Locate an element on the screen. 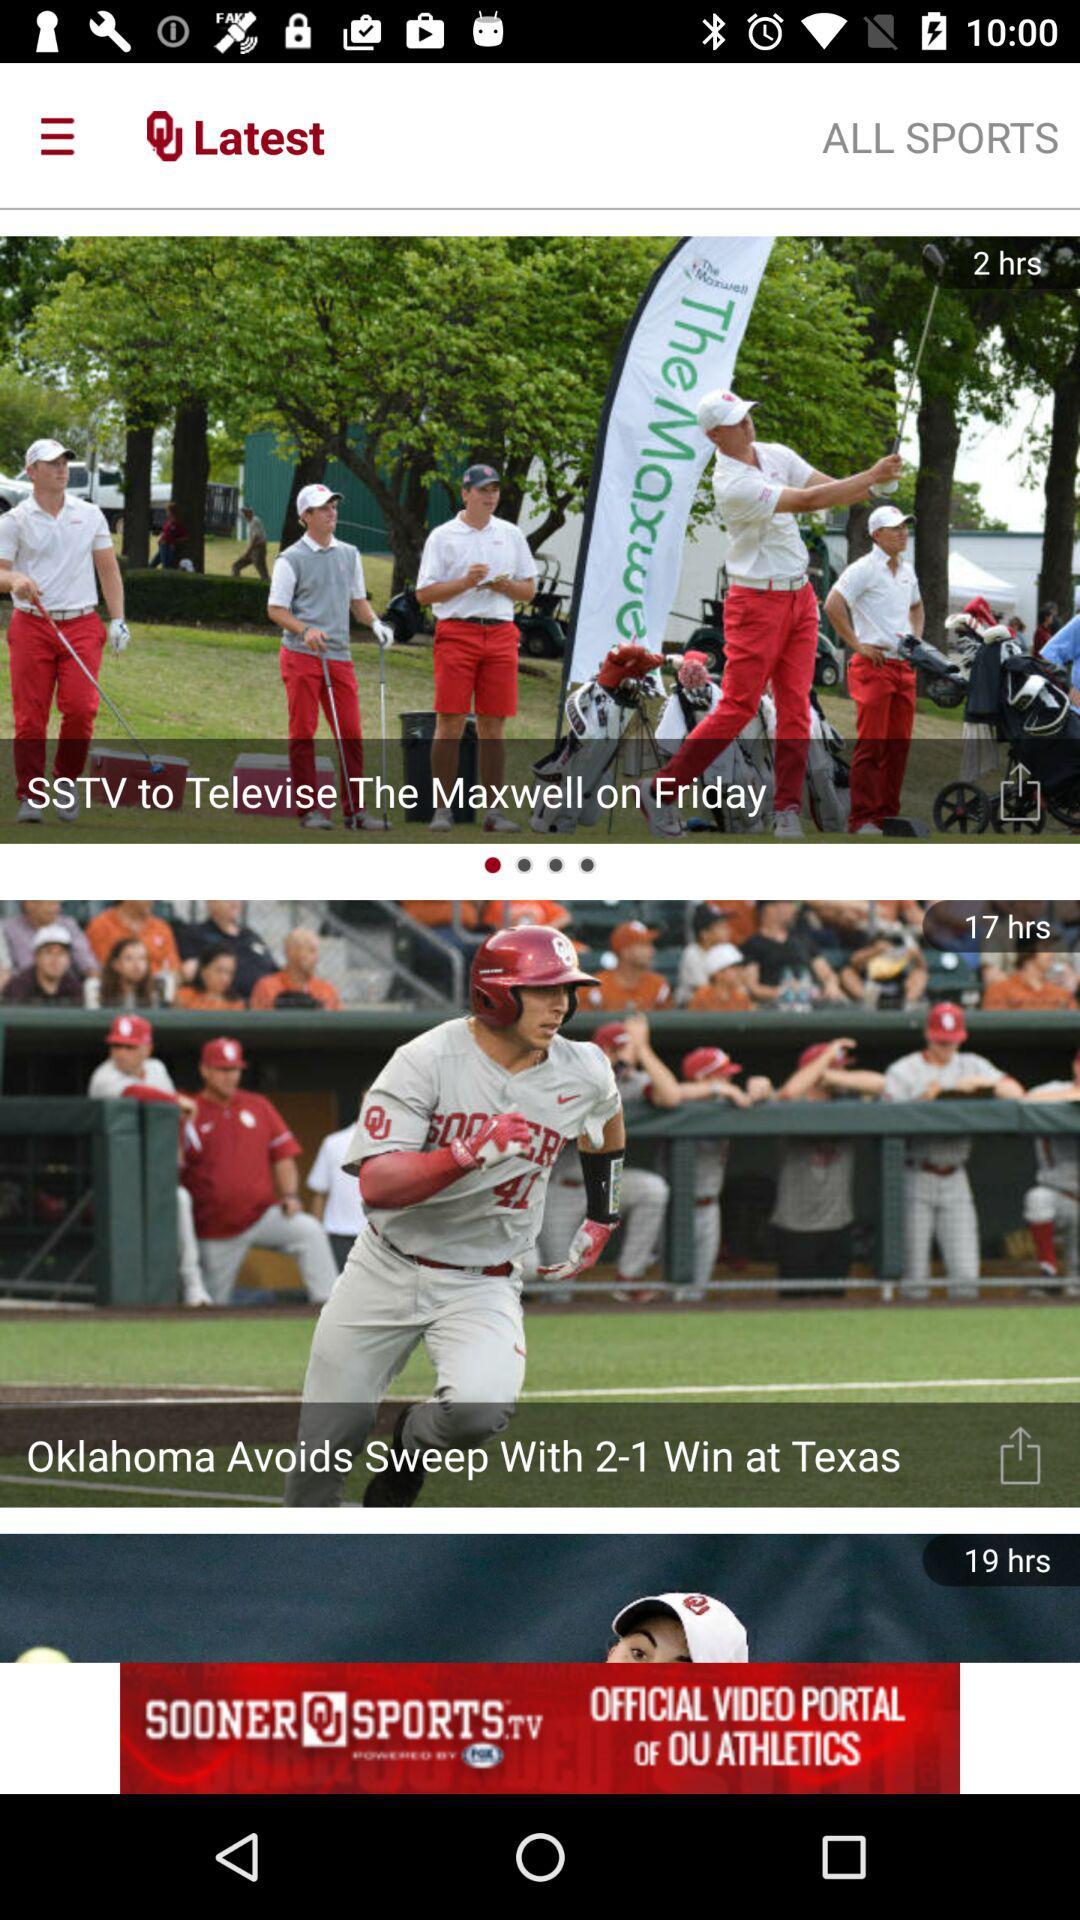  banner is located at coordinates (540, 1727).